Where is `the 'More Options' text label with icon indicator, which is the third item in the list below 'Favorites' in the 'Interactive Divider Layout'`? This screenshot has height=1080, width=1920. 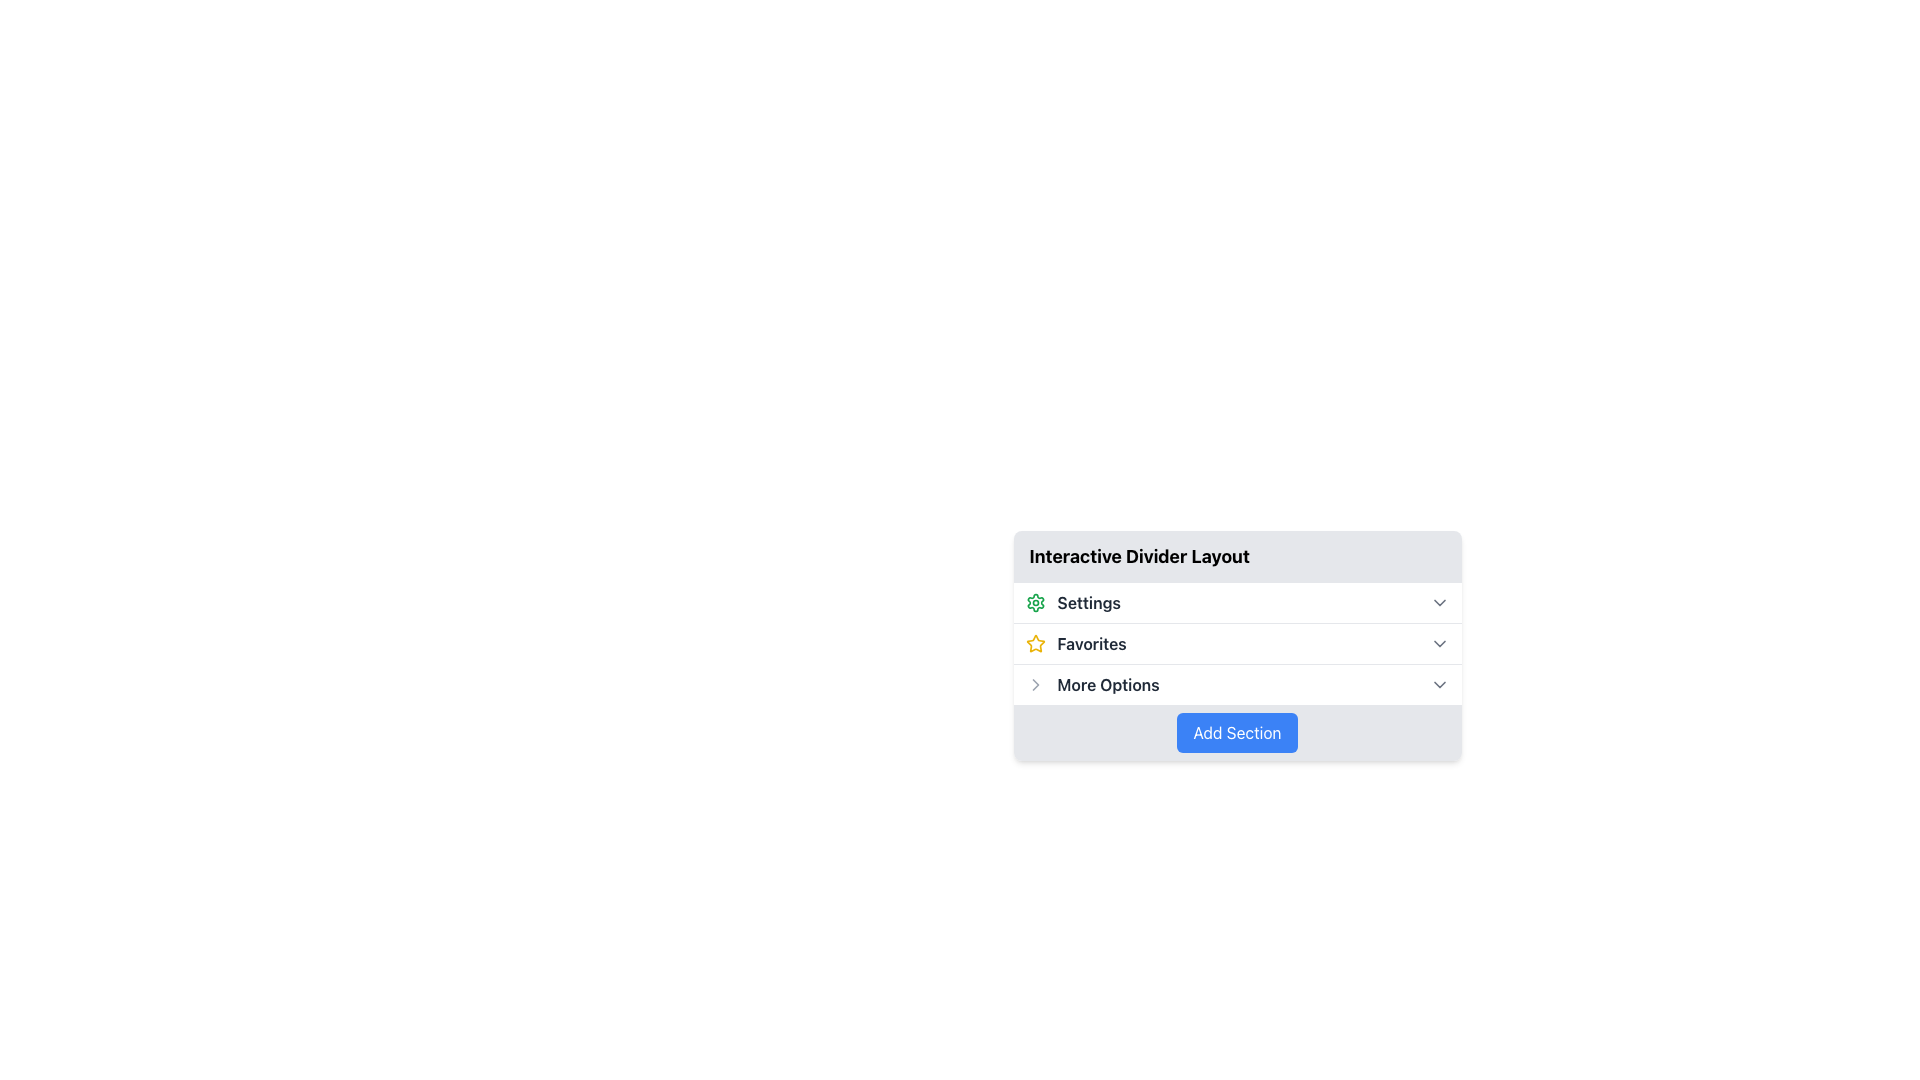
the 'More Options' text label with icon indicator, which is the third item in the list below 'Favorites' in the 'Interactive Divider Layout' is located at coordinates (1091, 684).